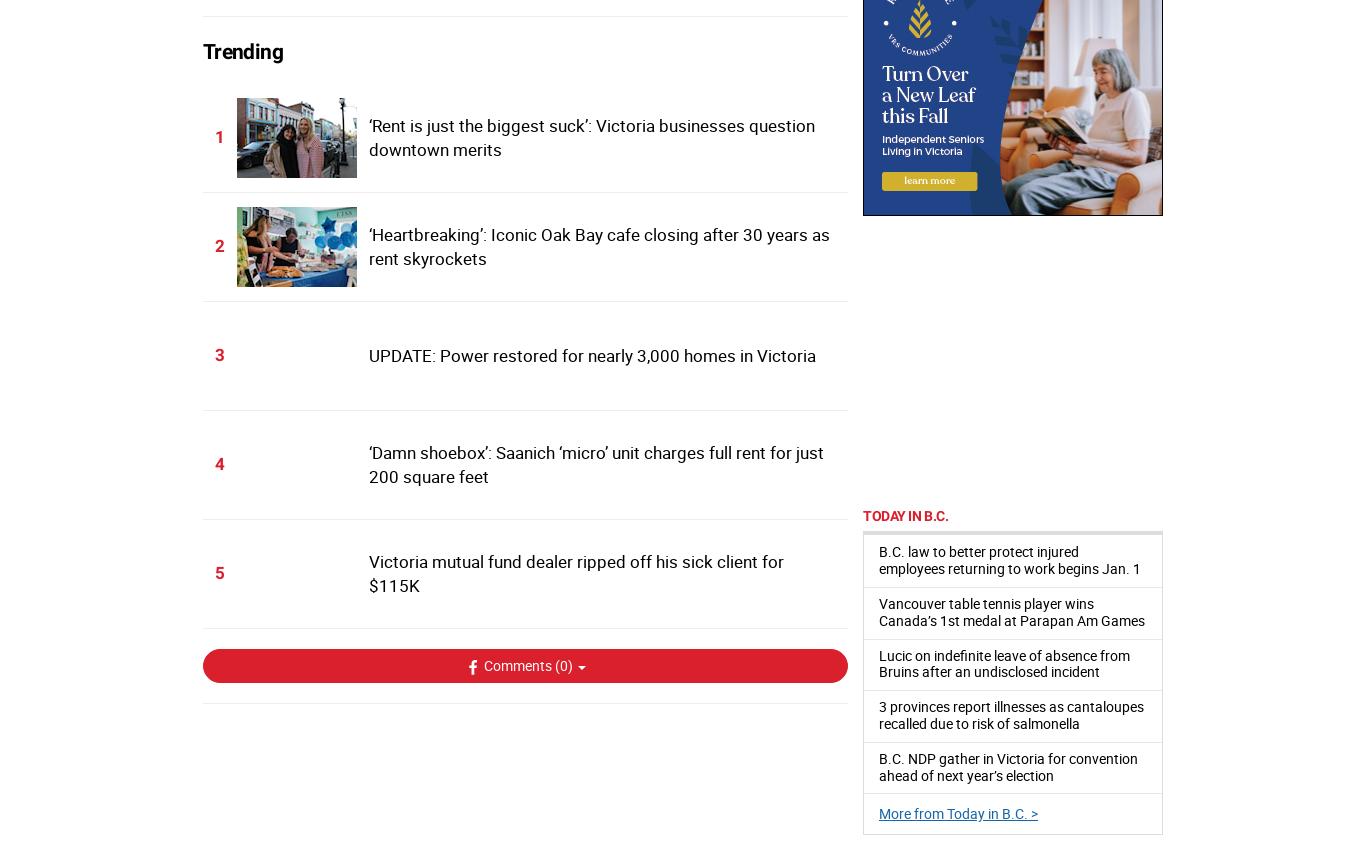 The image size is (1366, 862). What do you see at coordinates (597, 245) in the screenshot?
I see `'‘Heartbreaking’: Iconic Oak Bay cafe closing after 30 years as rent skyrockets'` at bounding box center [597, 245].